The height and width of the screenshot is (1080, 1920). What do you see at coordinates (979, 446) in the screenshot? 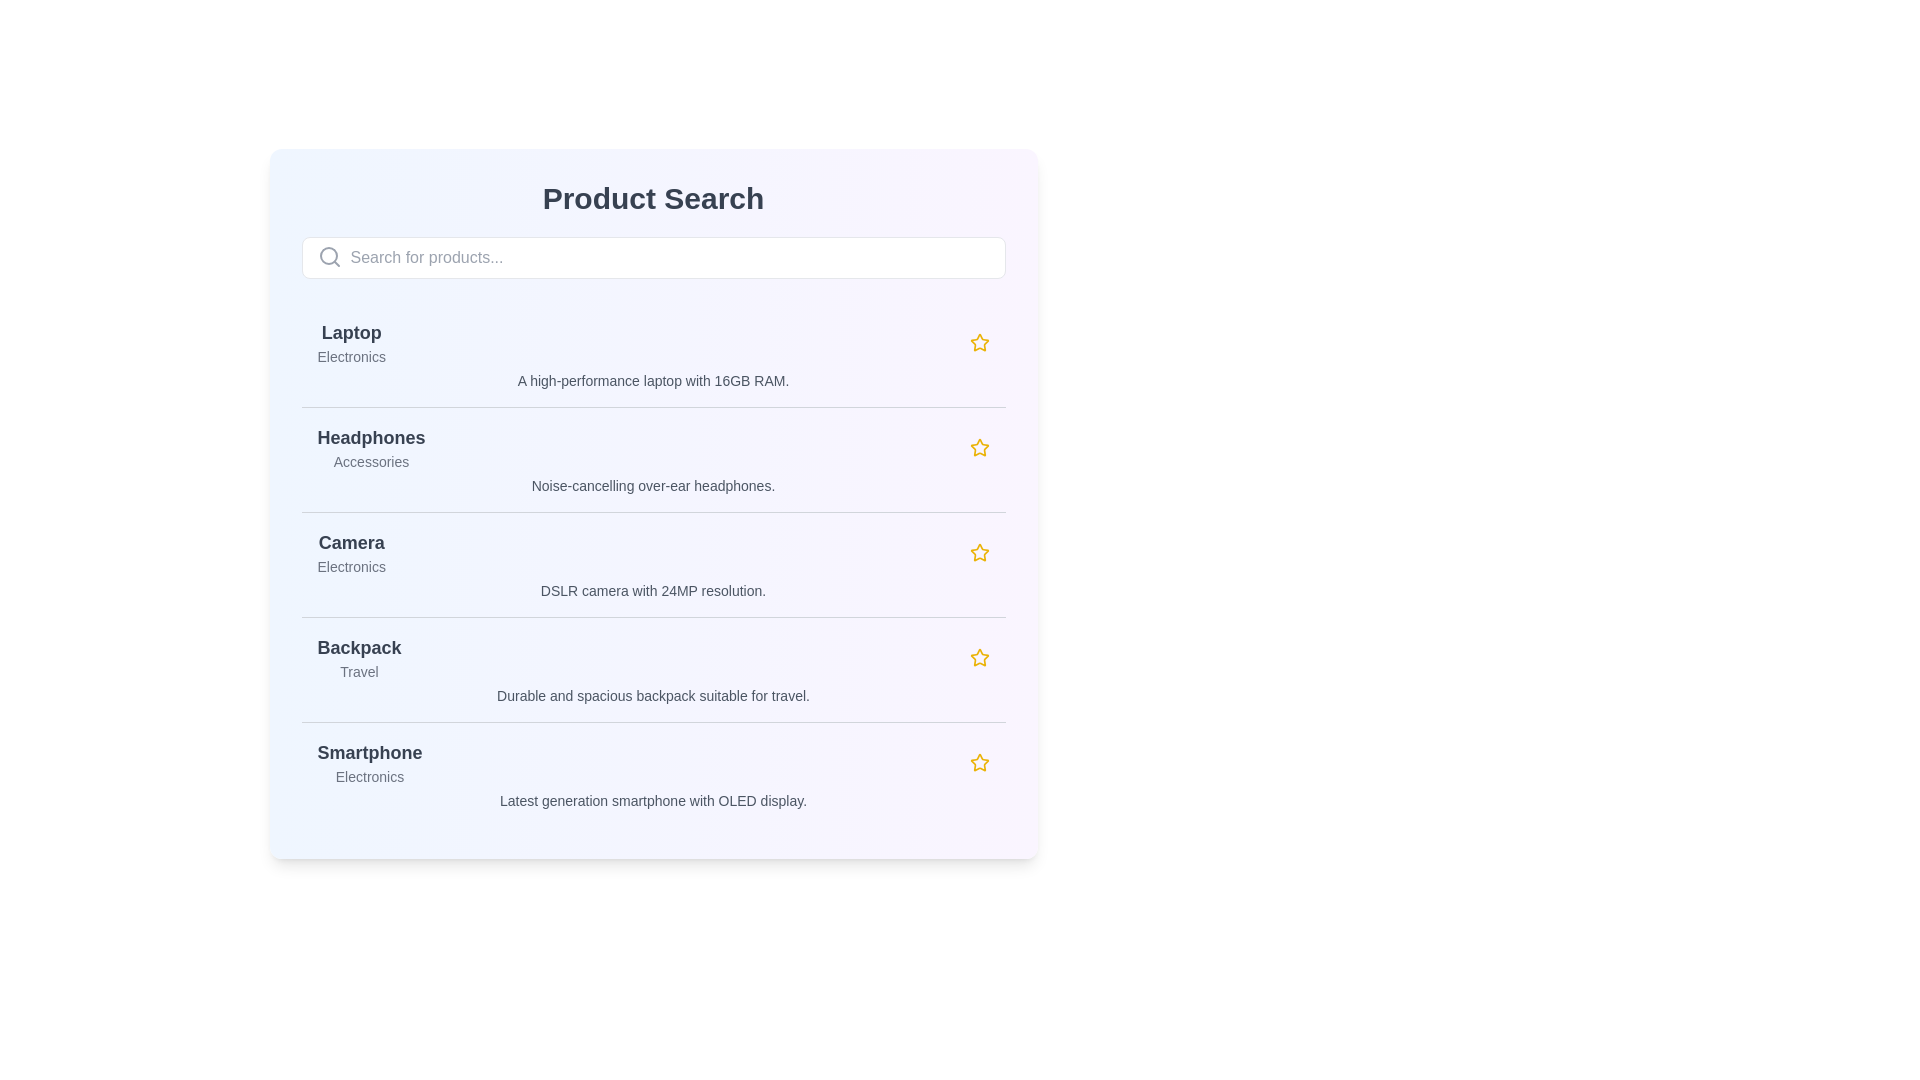
I see `the star-shaped icon, which is yellow and outlined, located to the right of the 'Headphones' text in the list layout, to mark the item as favorite` at bounding box center [979, 446].